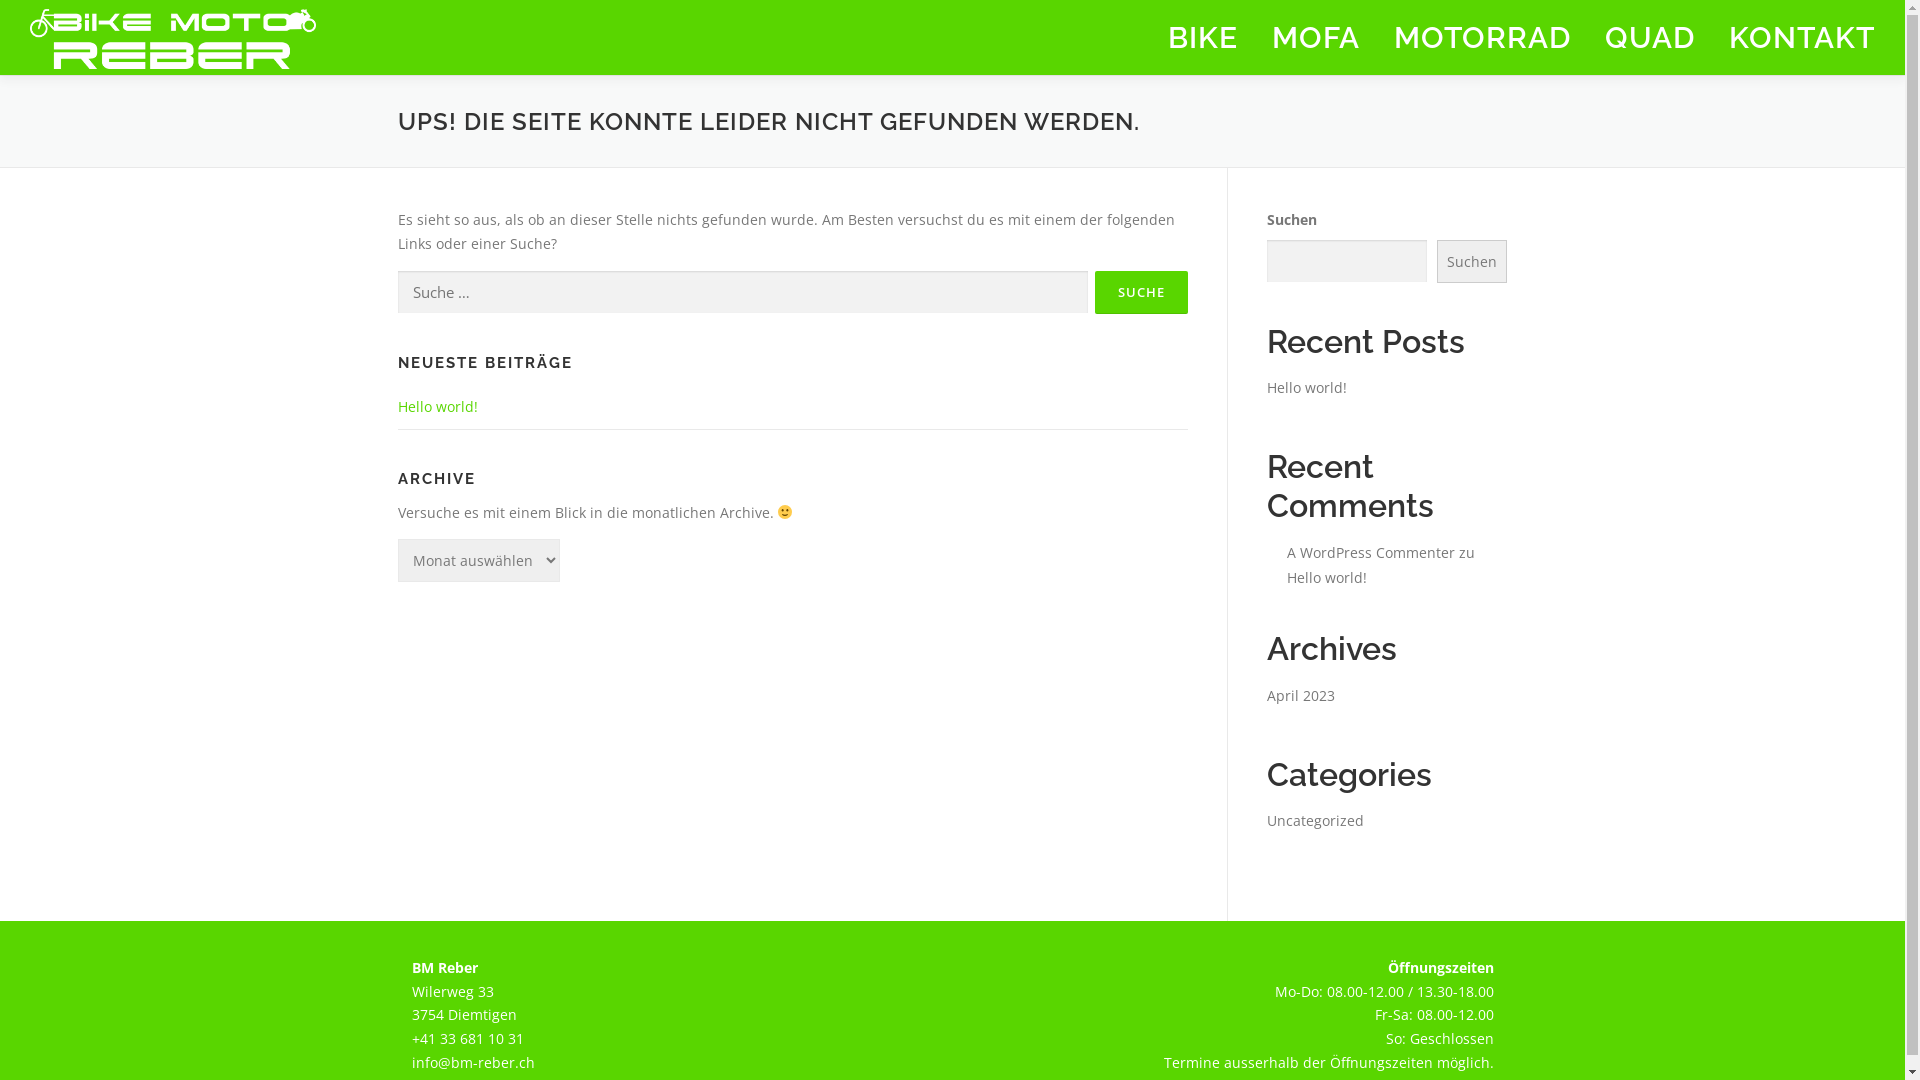 Image resolution: width=1920 pixels, height=1080 pixels. I want to click on 'A WordPress Commenter', so click(1368, 552).